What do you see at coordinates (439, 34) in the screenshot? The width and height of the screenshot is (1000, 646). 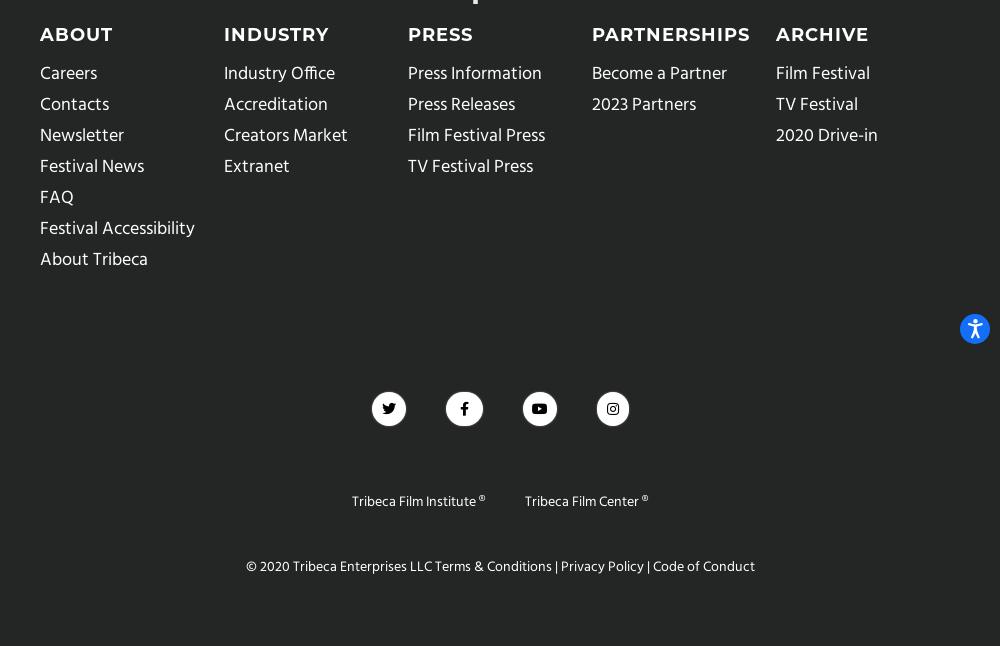 I see `'PRESS'` at bounding box center [439, 34].